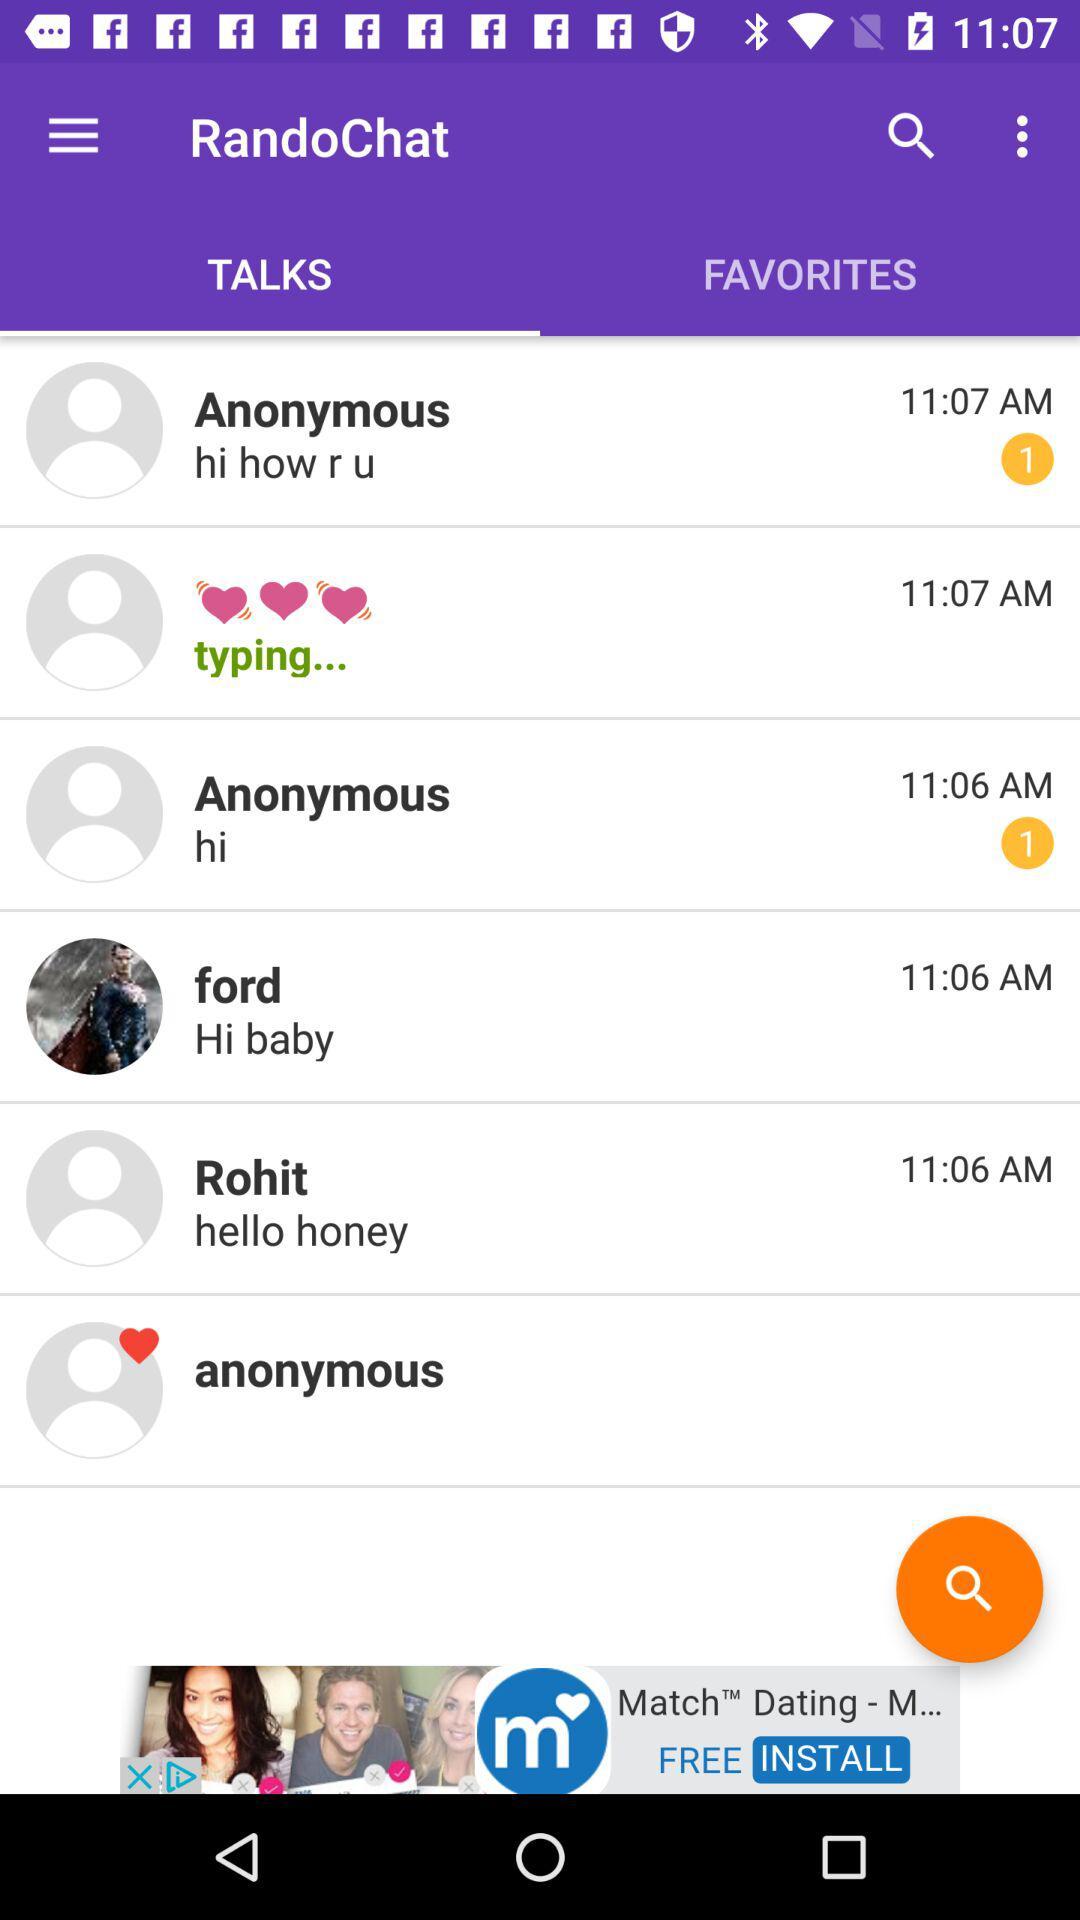  Describe the element at coordinates (94, 429) in the screenshot. I see `profile` at that location.